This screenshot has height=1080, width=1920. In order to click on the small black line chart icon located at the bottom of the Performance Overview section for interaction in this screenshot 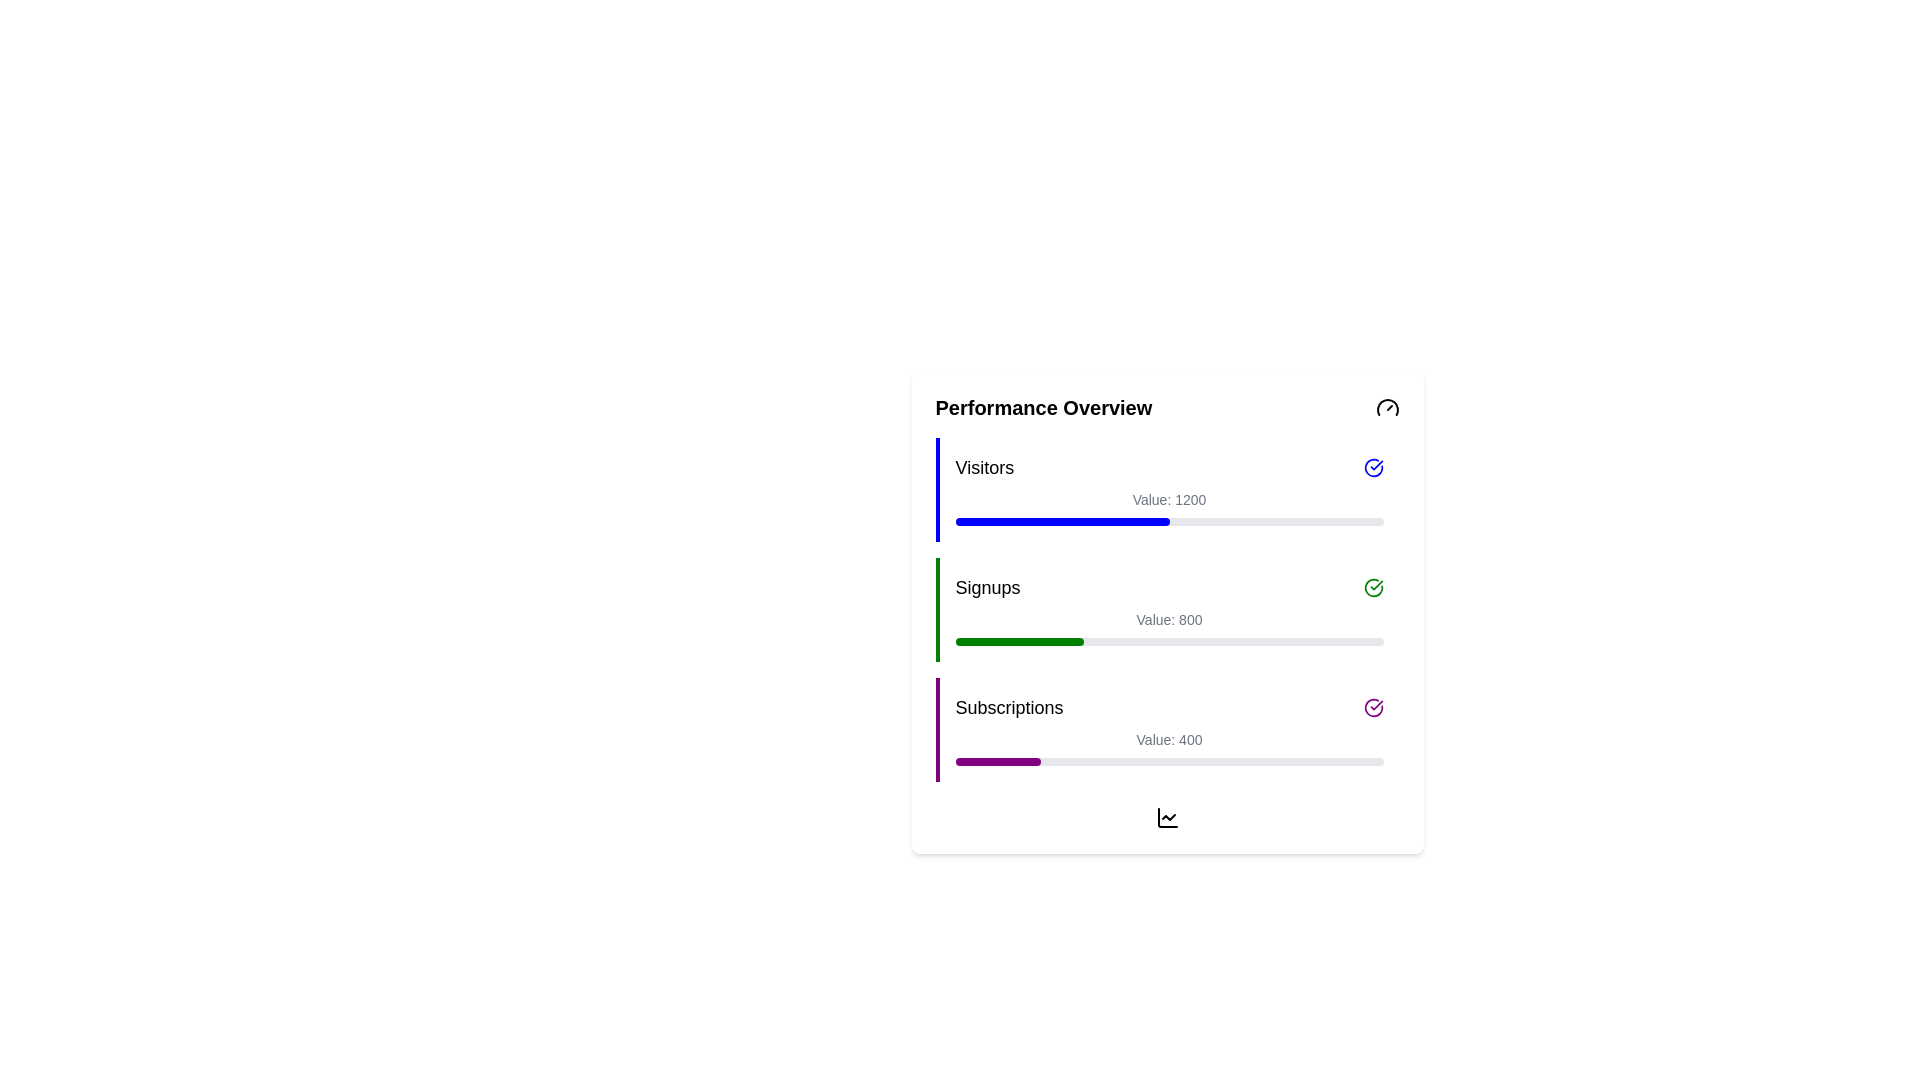, I will do `click(1167, 817)`.